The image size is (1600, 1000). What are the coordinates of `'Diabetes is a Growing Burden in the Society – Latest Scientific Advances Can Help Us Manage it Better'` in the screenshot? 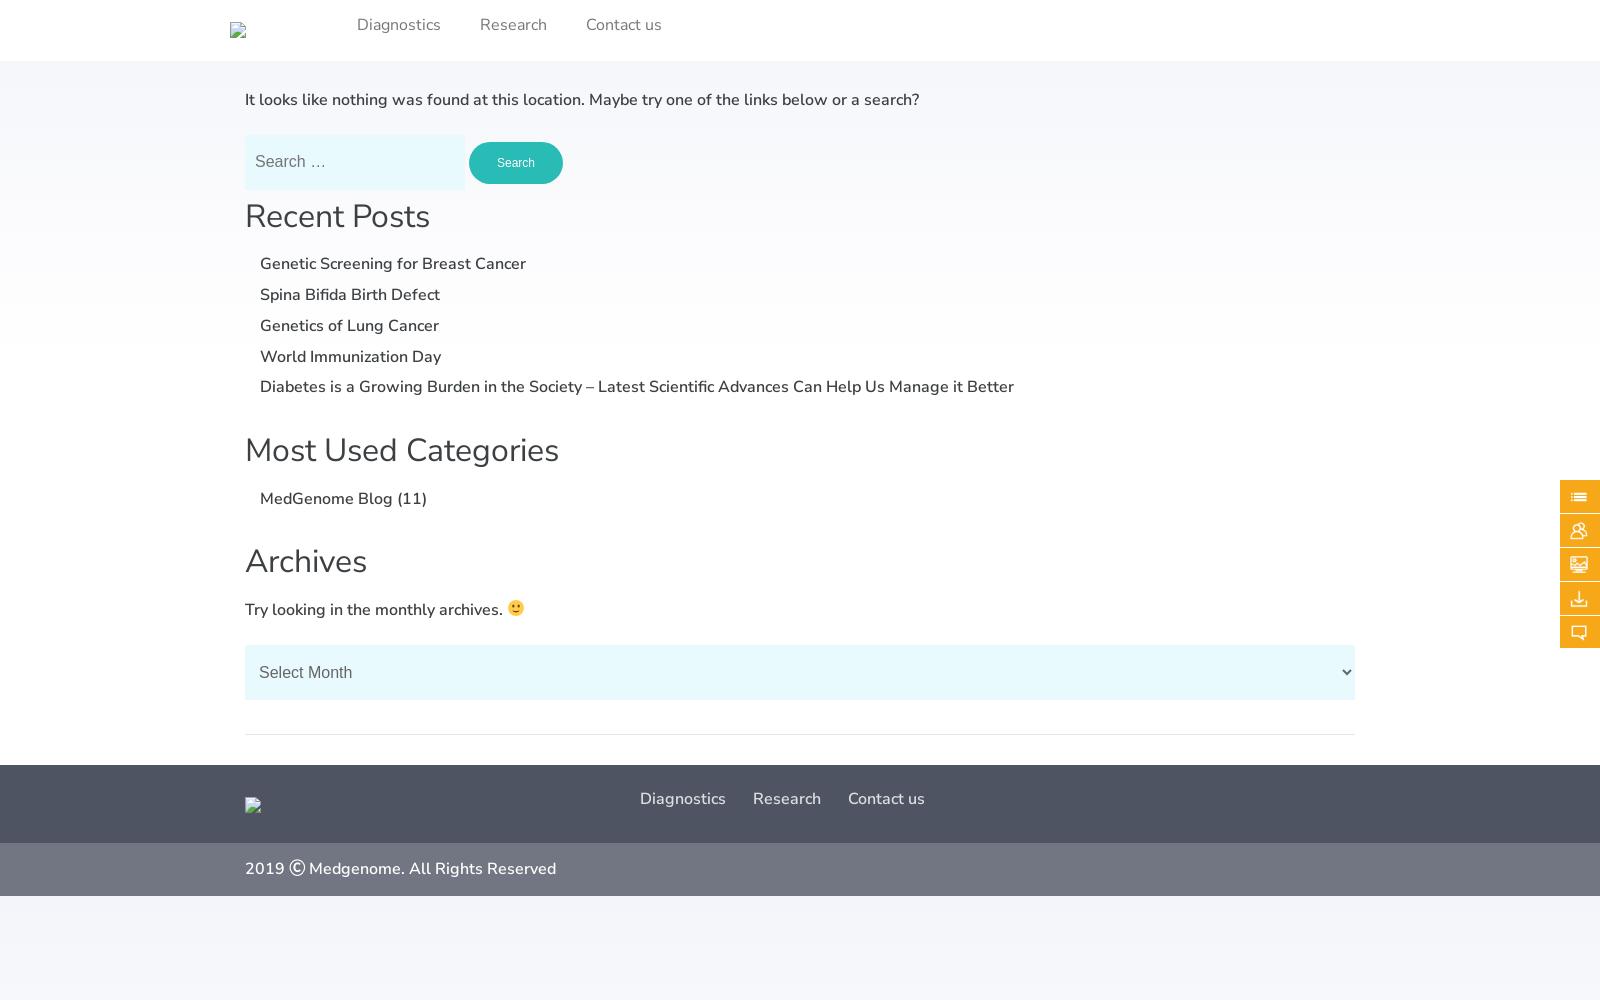 It's located at (260, 387).